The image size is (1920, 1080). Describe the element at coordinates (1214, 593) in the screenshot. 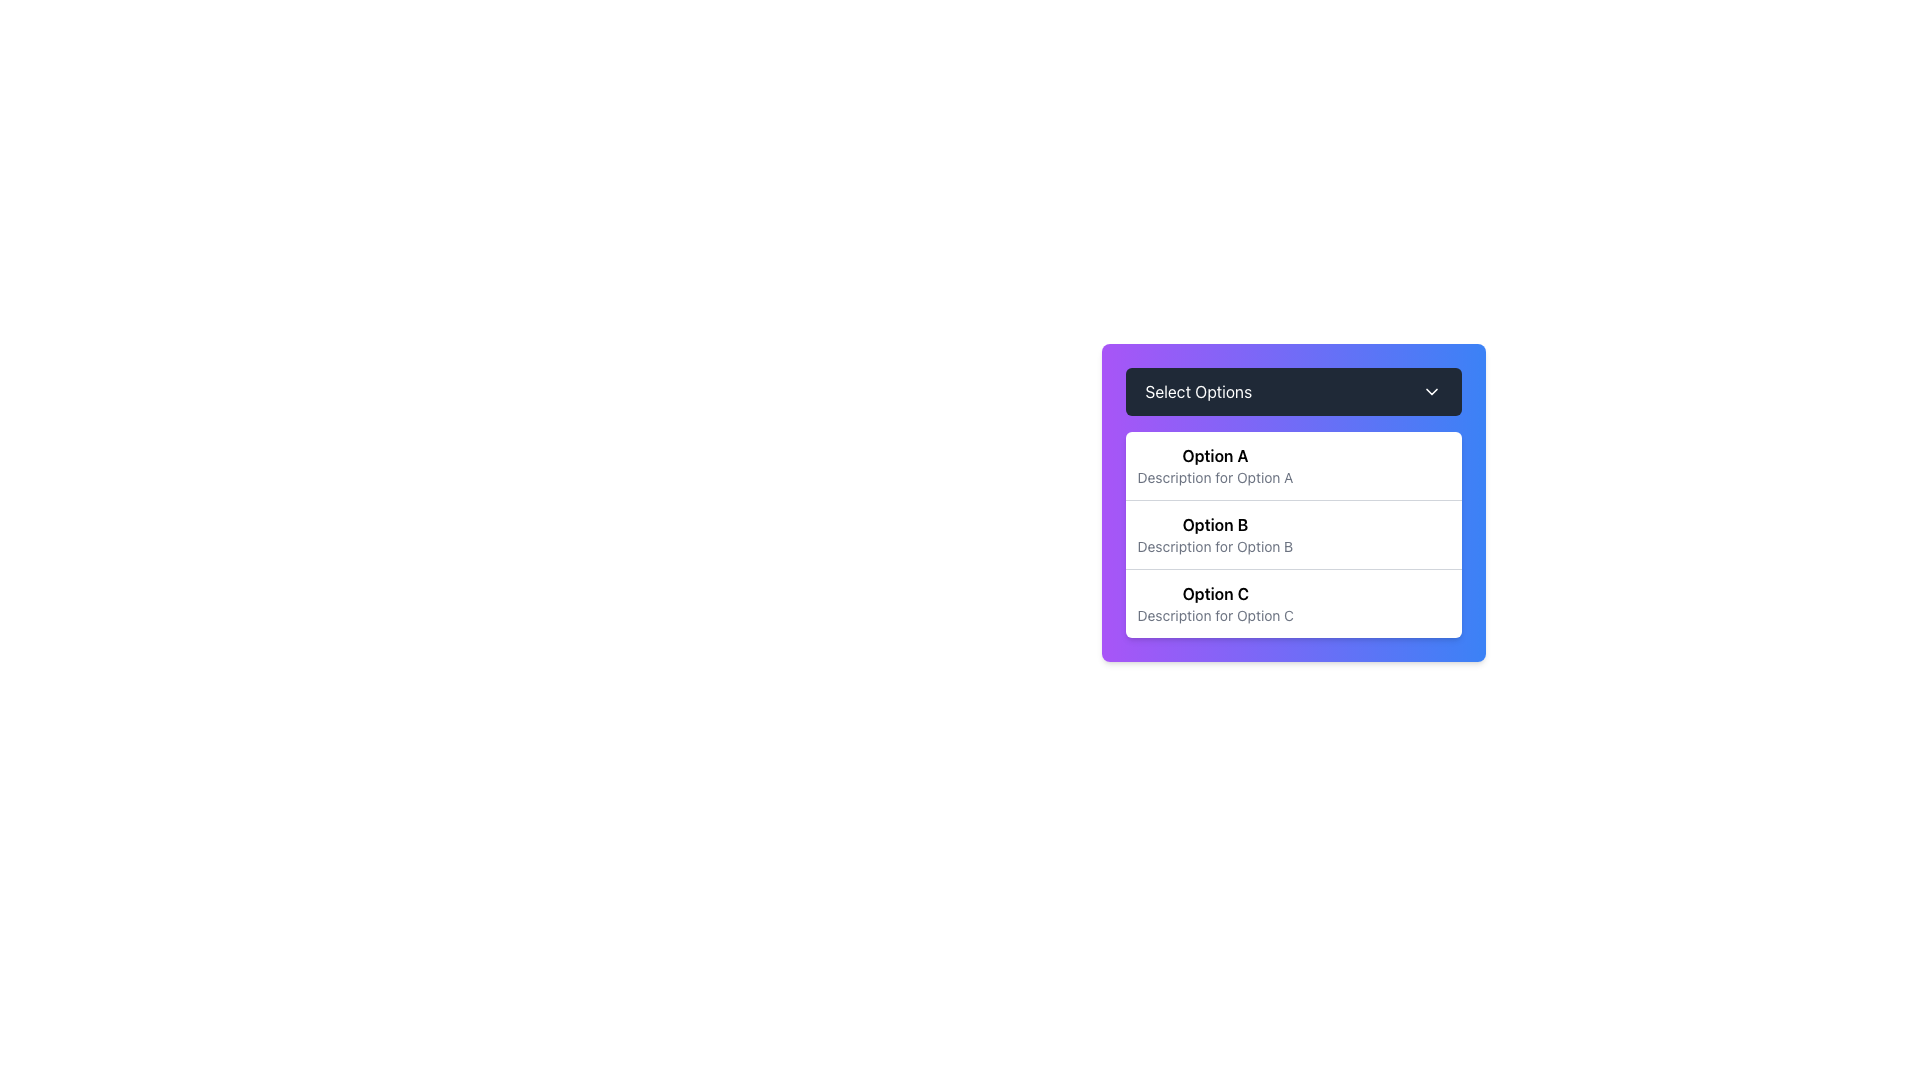

I see `the static text label reading 'Option C' within the dropdown menu interface` at that location.